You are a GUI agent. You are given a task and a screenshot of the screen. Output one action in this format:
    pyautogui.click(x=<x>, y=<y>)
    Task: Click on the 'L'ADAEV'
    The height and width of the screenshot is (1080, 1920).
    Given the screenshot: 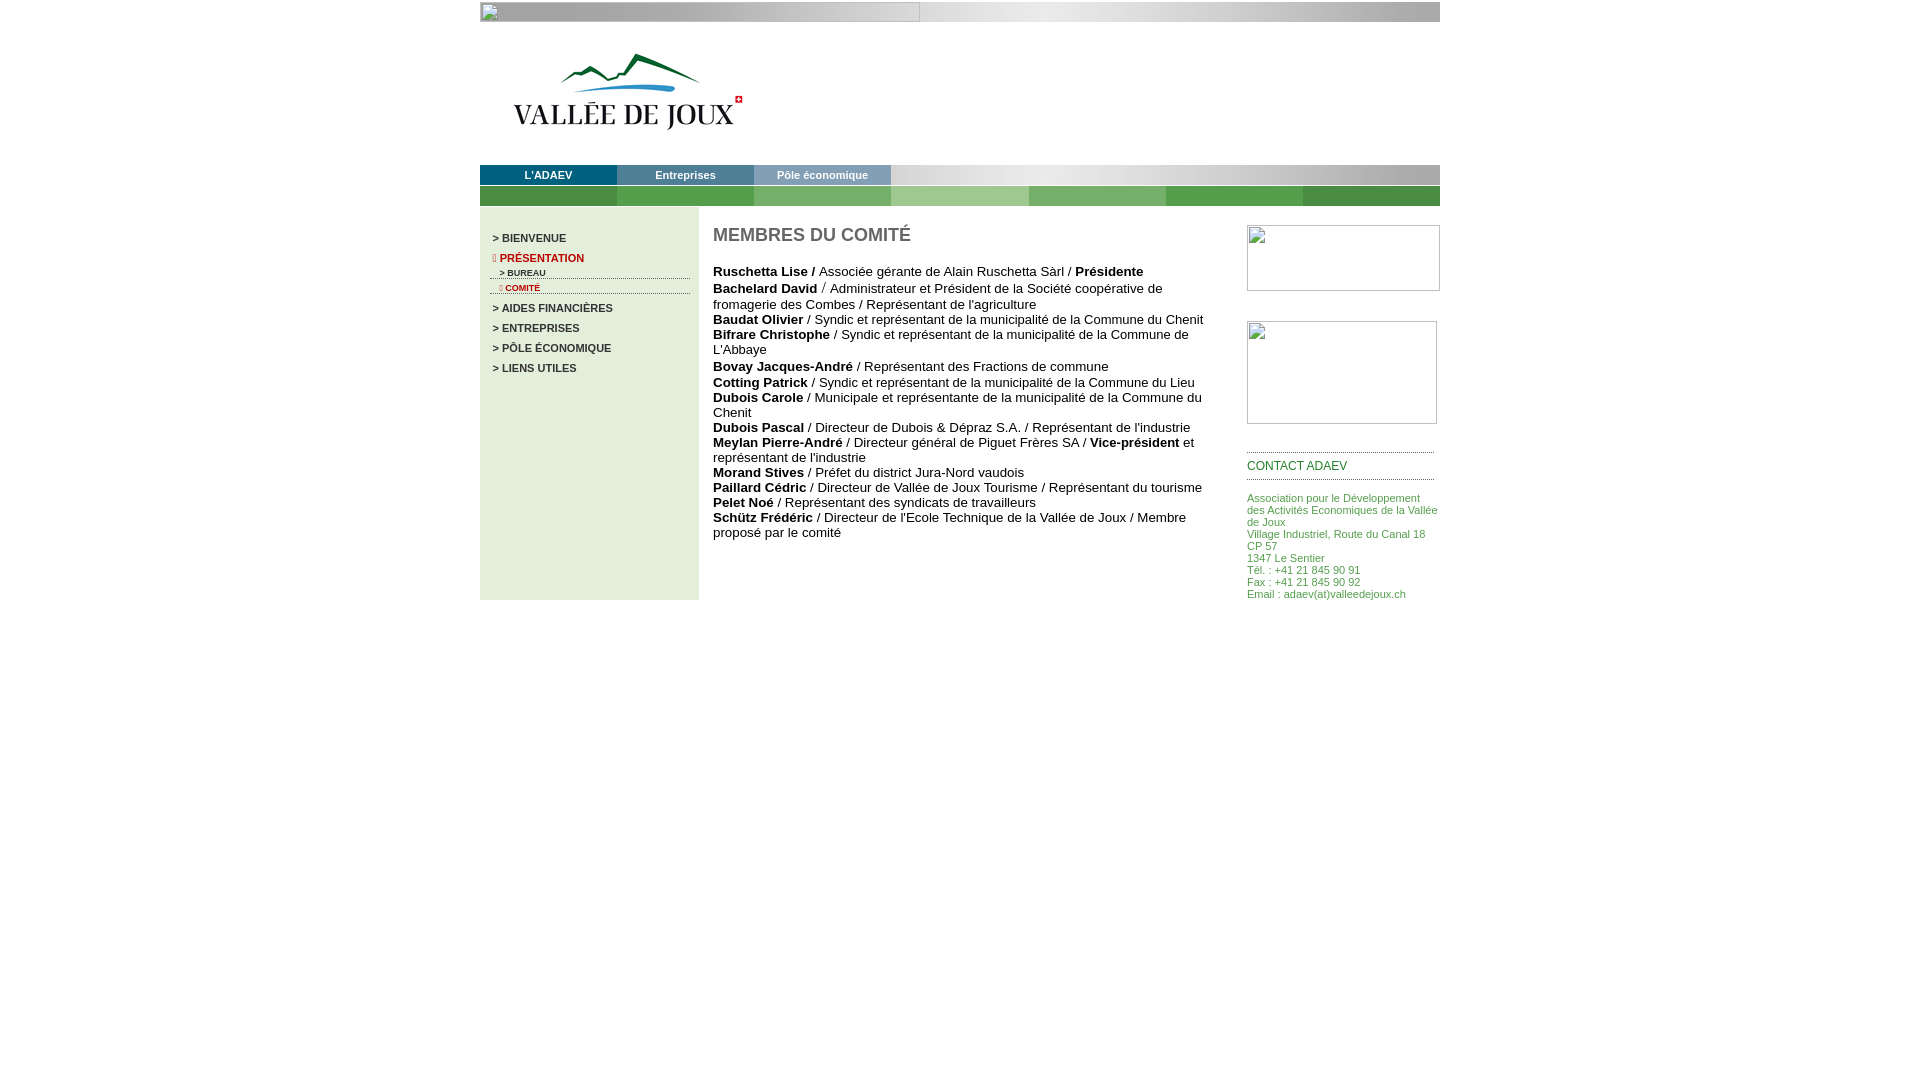 What is the action you would take?
    pyautogui.click(x=548, y=173)
    